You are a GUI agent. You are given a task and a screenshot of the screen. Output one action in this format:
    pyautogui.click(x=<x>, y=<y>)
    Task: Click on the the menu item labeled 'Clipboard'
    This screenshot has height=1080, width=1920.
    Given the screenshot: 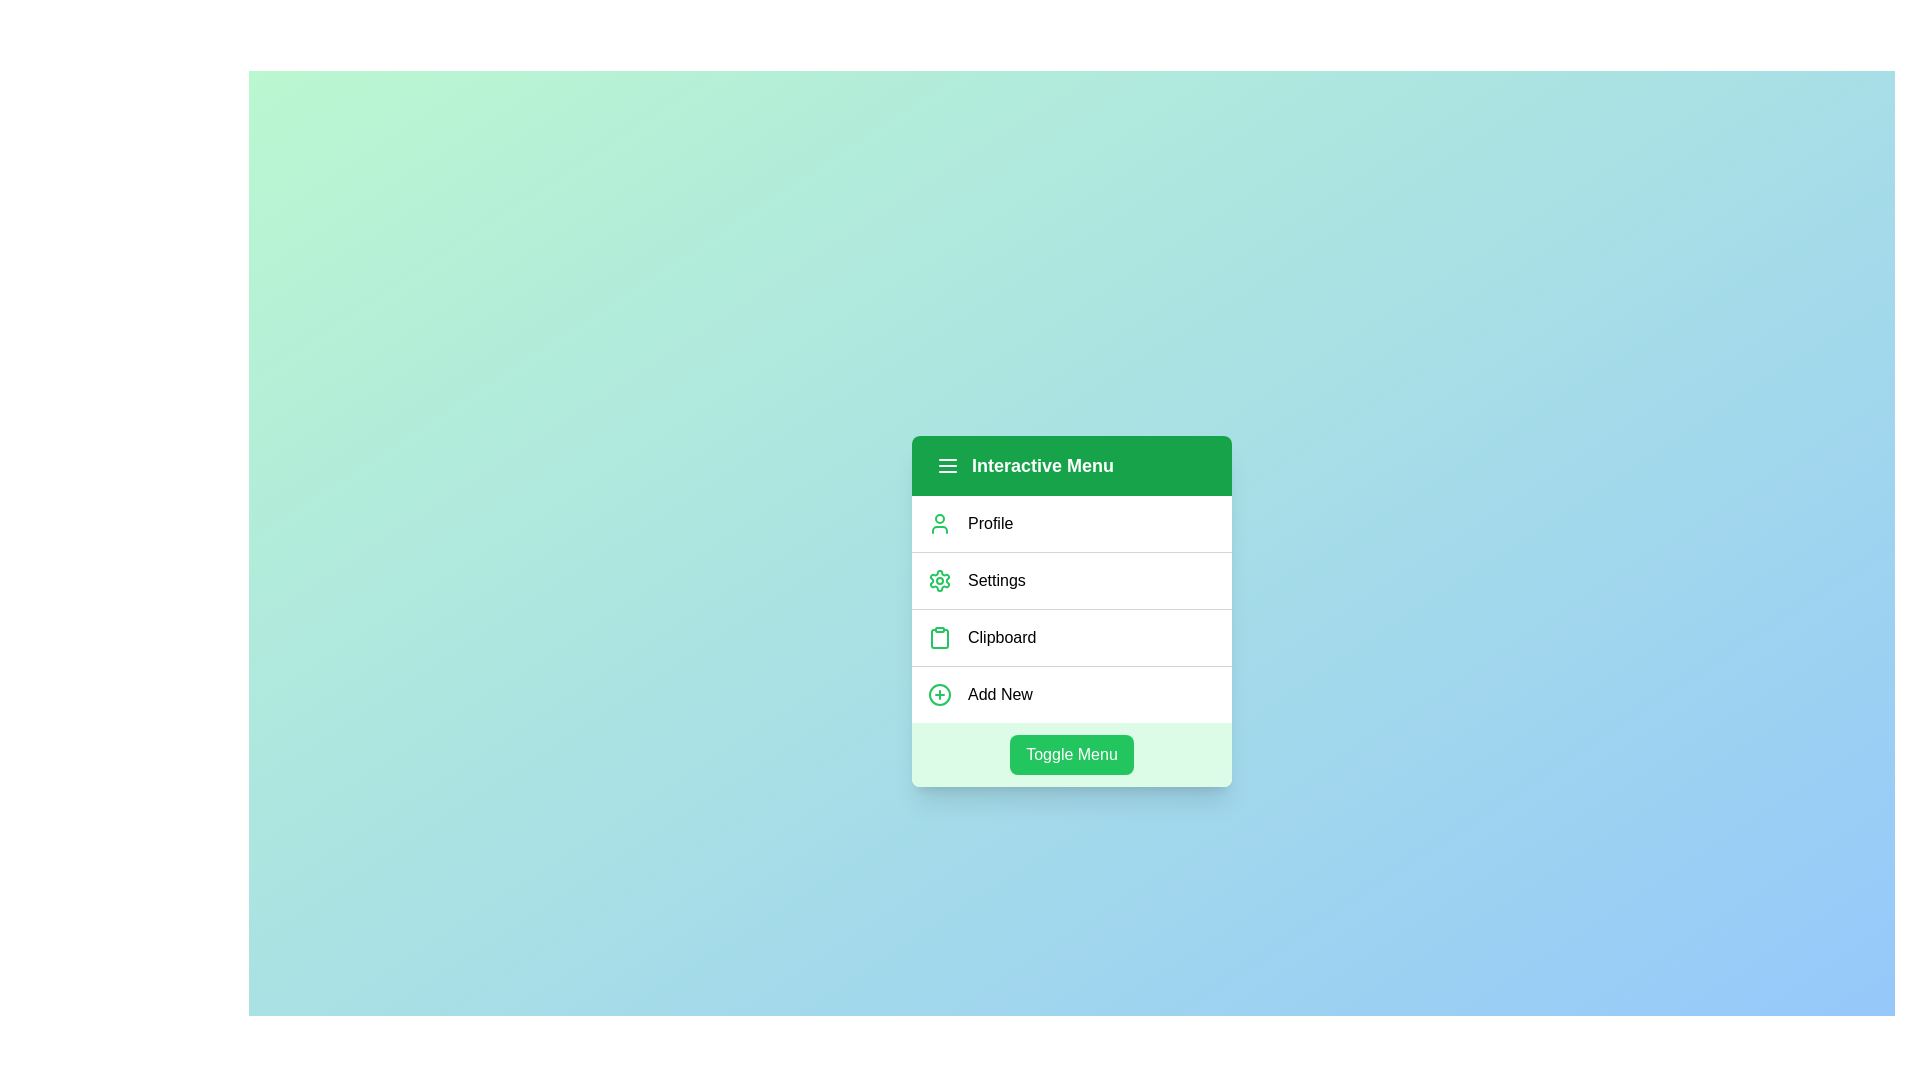 What is the action you would take?
    pyautogui.click(x=1070, y=636)
    